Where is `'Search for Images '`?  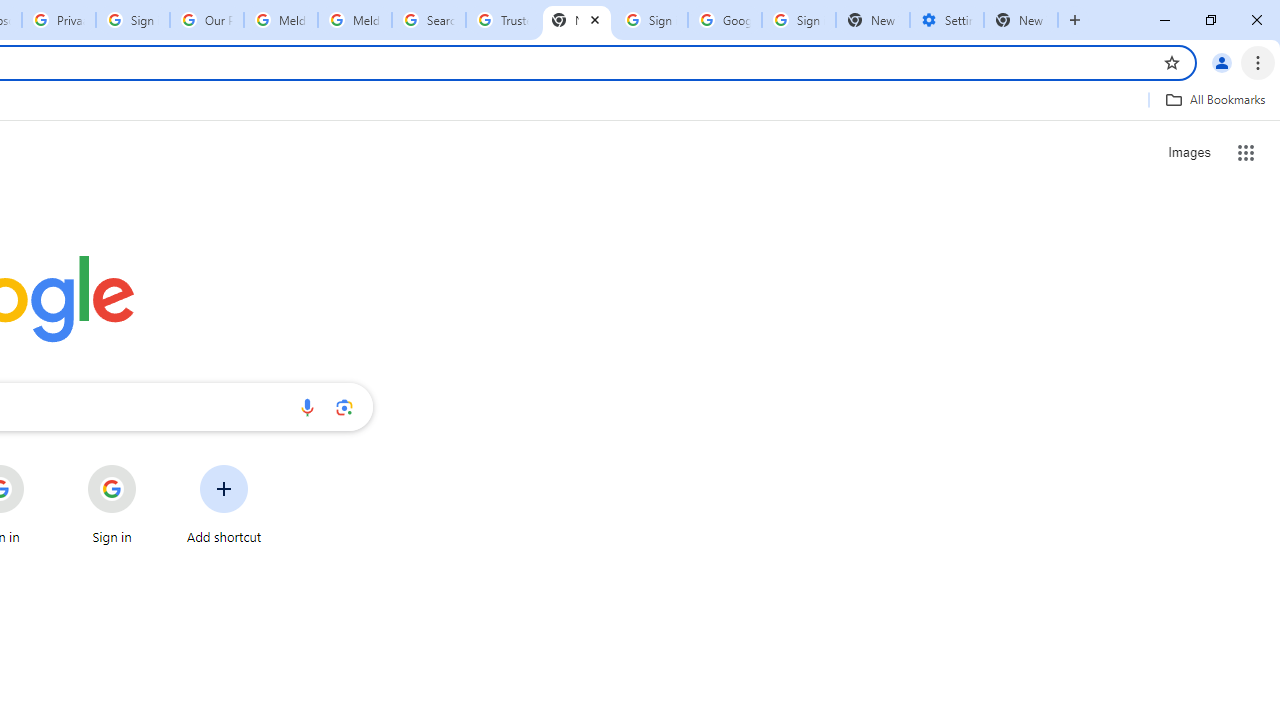 'Search for Images ' is located at coordinates (1189, 152).